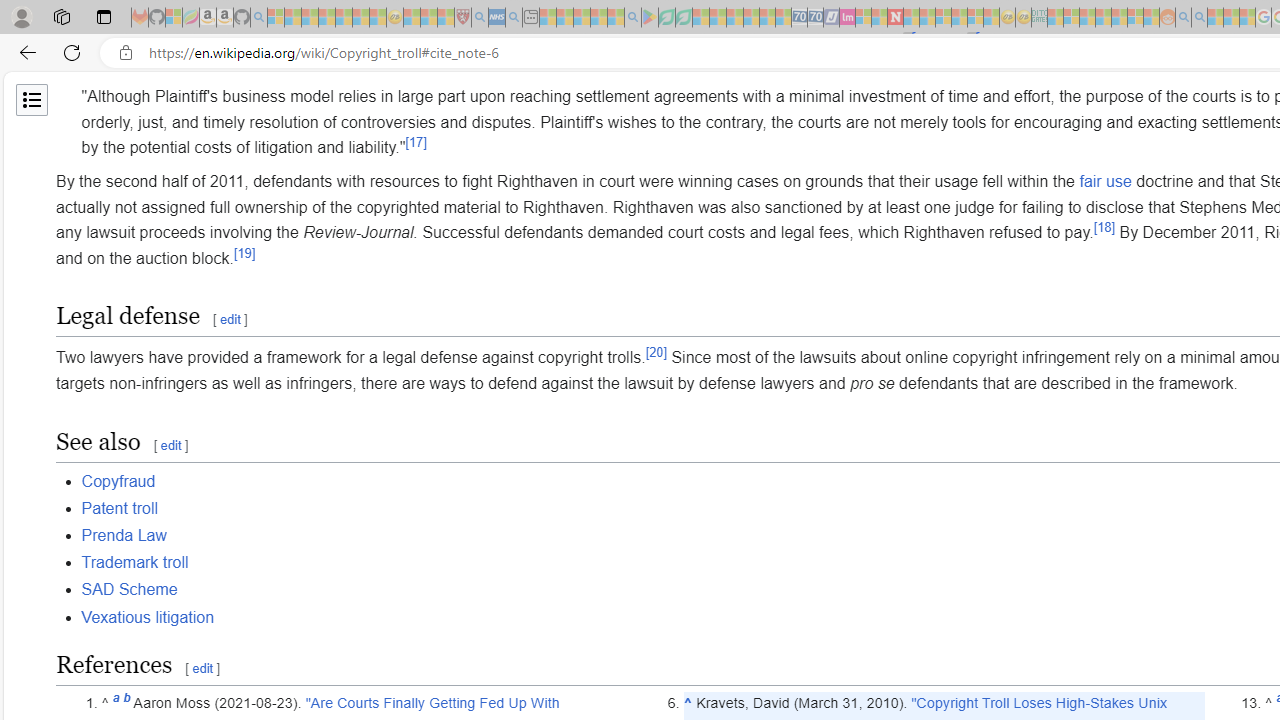 The height and width of the screenshot is (720, 1280). What do you see at coordinates (72, 51) in the screenshot?
I see `'Refresh'` at bounding box center [72, 51].